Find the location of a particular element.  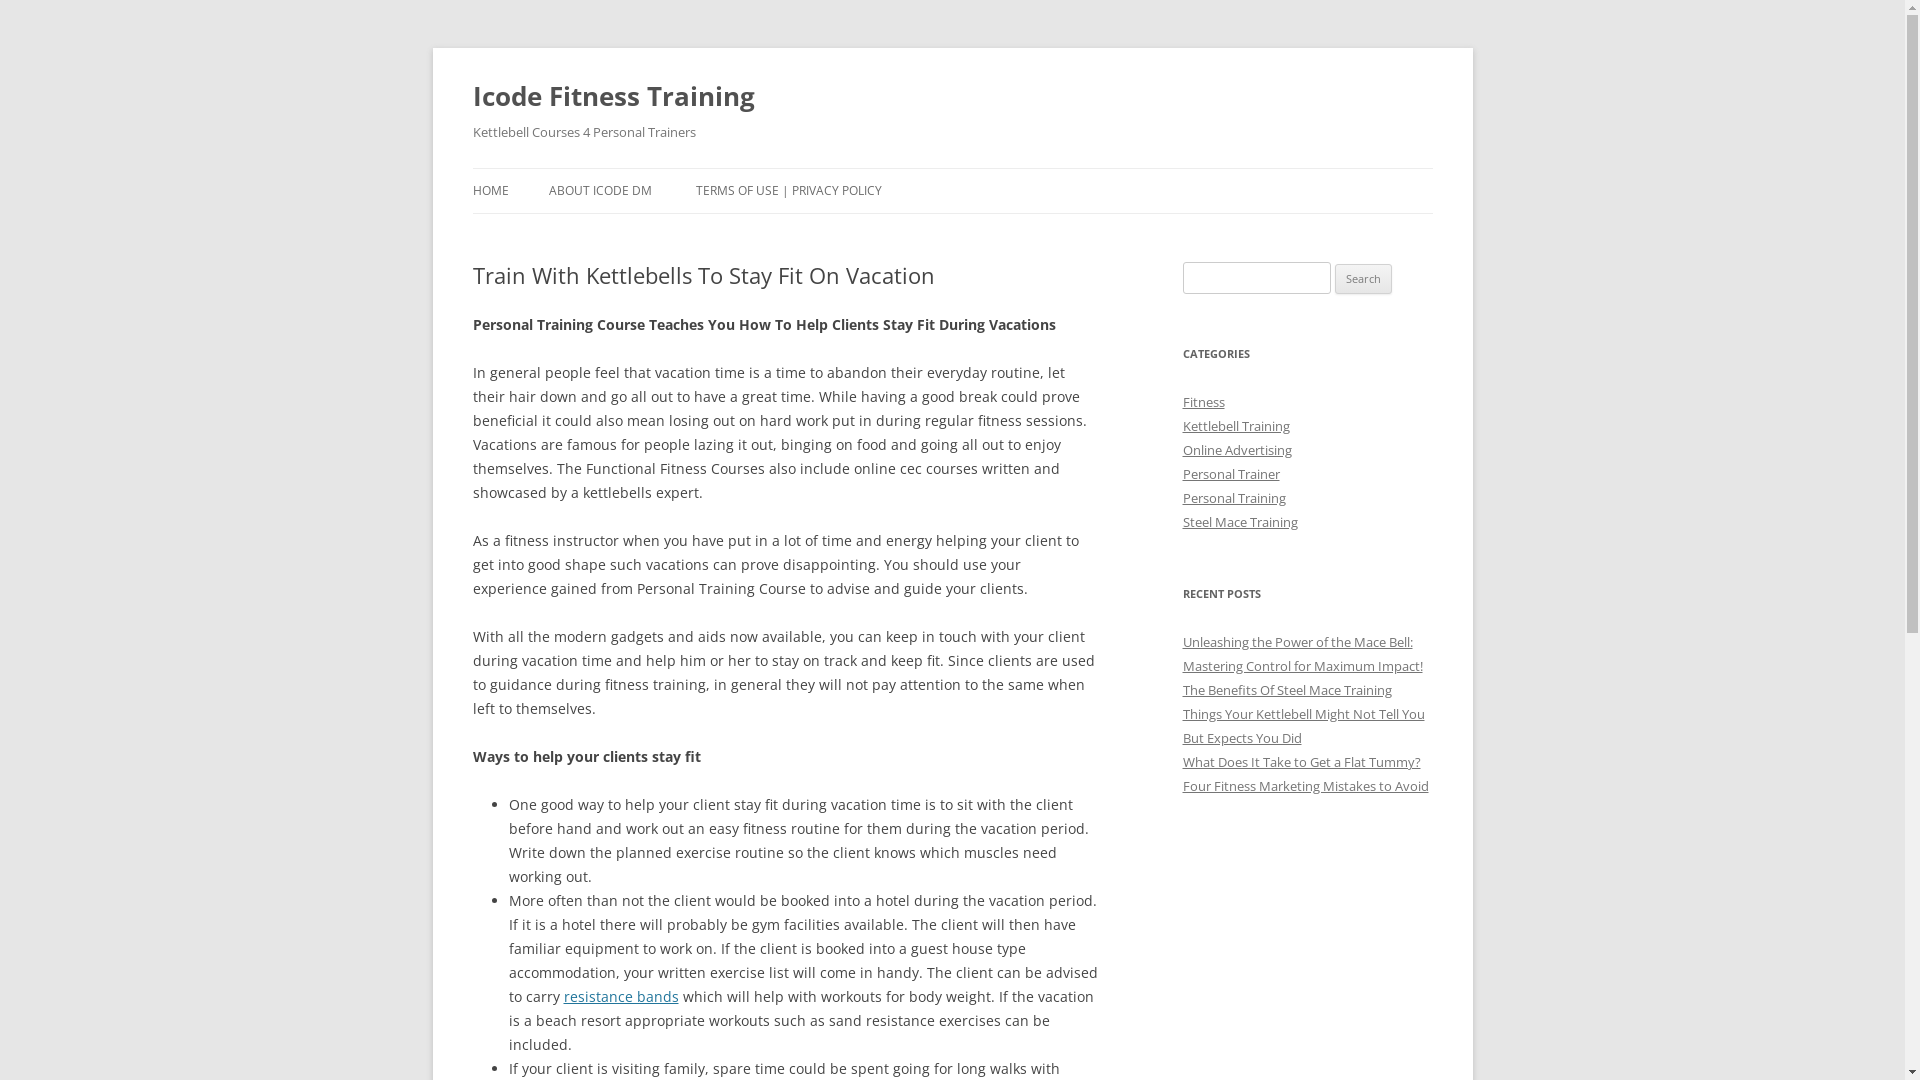

'Online Advertising' is located at coordinates (1181, 450).